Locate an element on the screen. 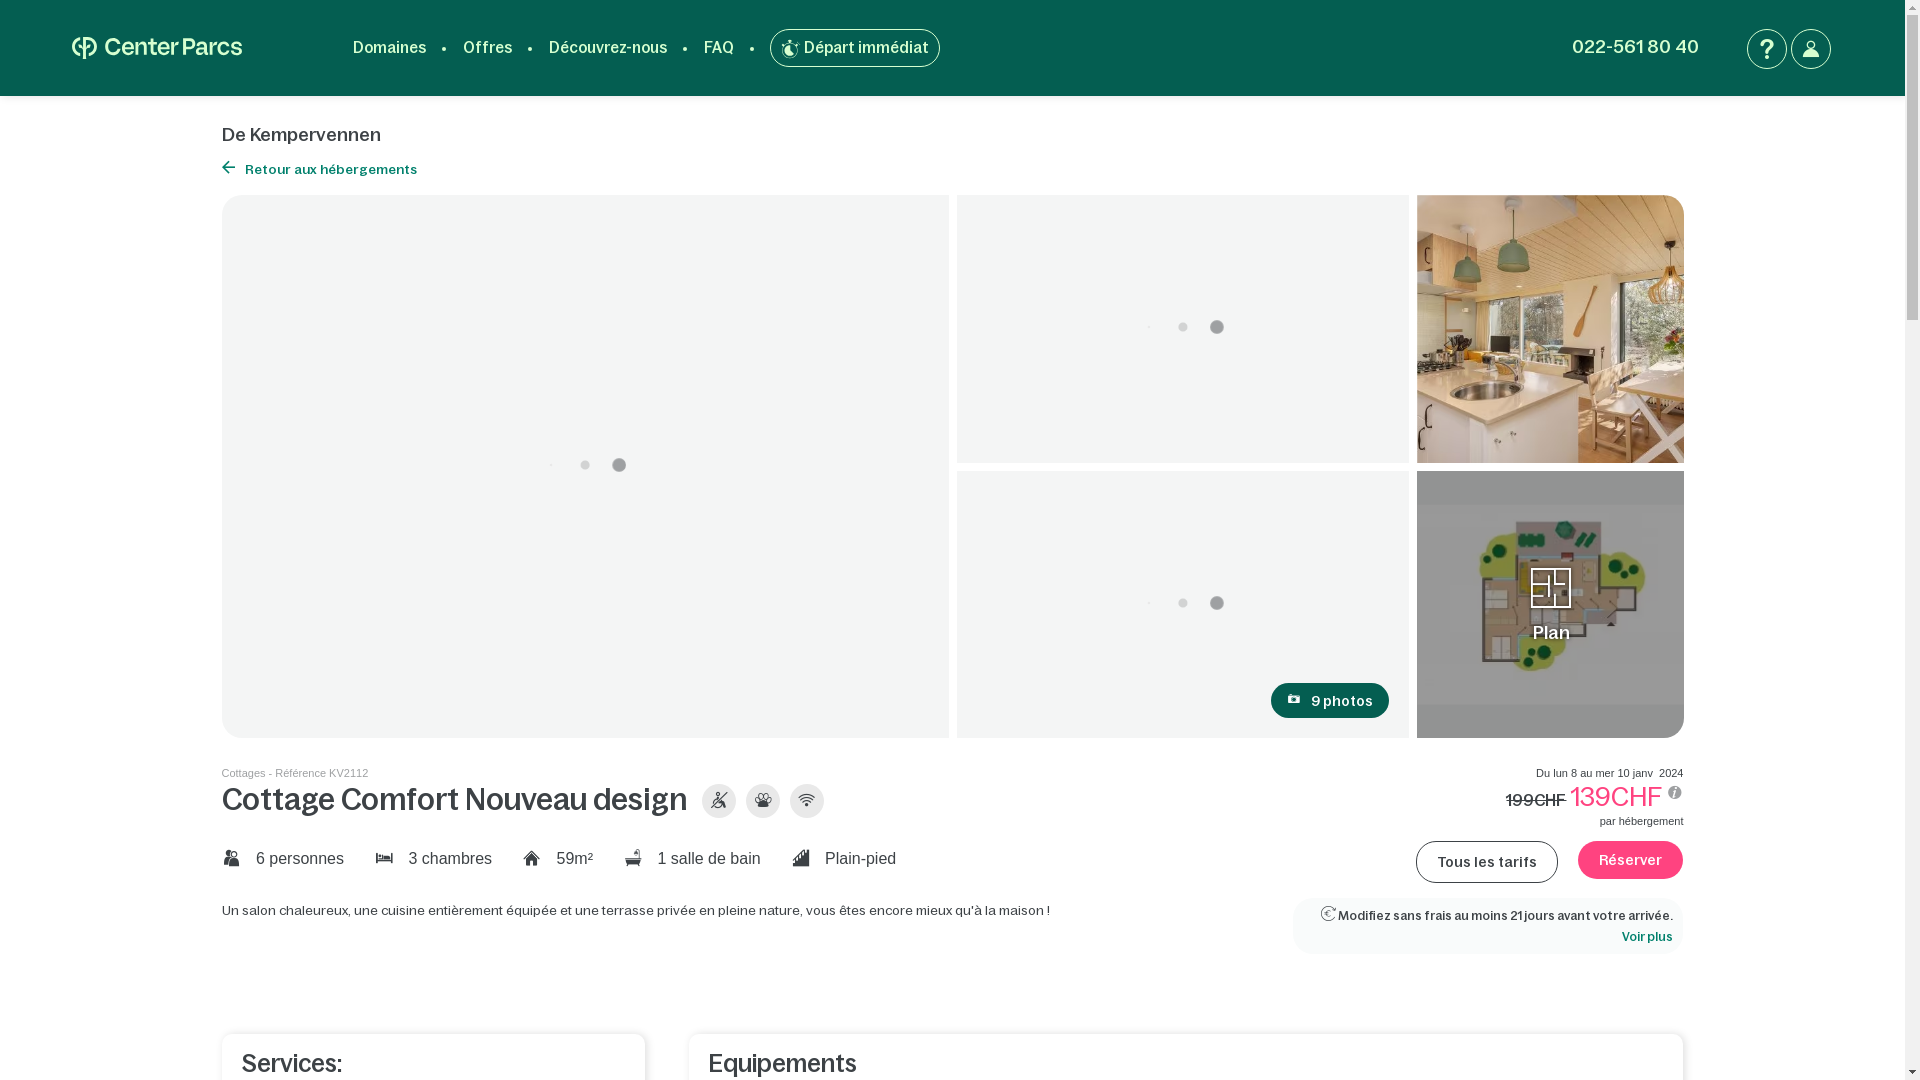  'FAQ' is located at coordinates (719, 46).